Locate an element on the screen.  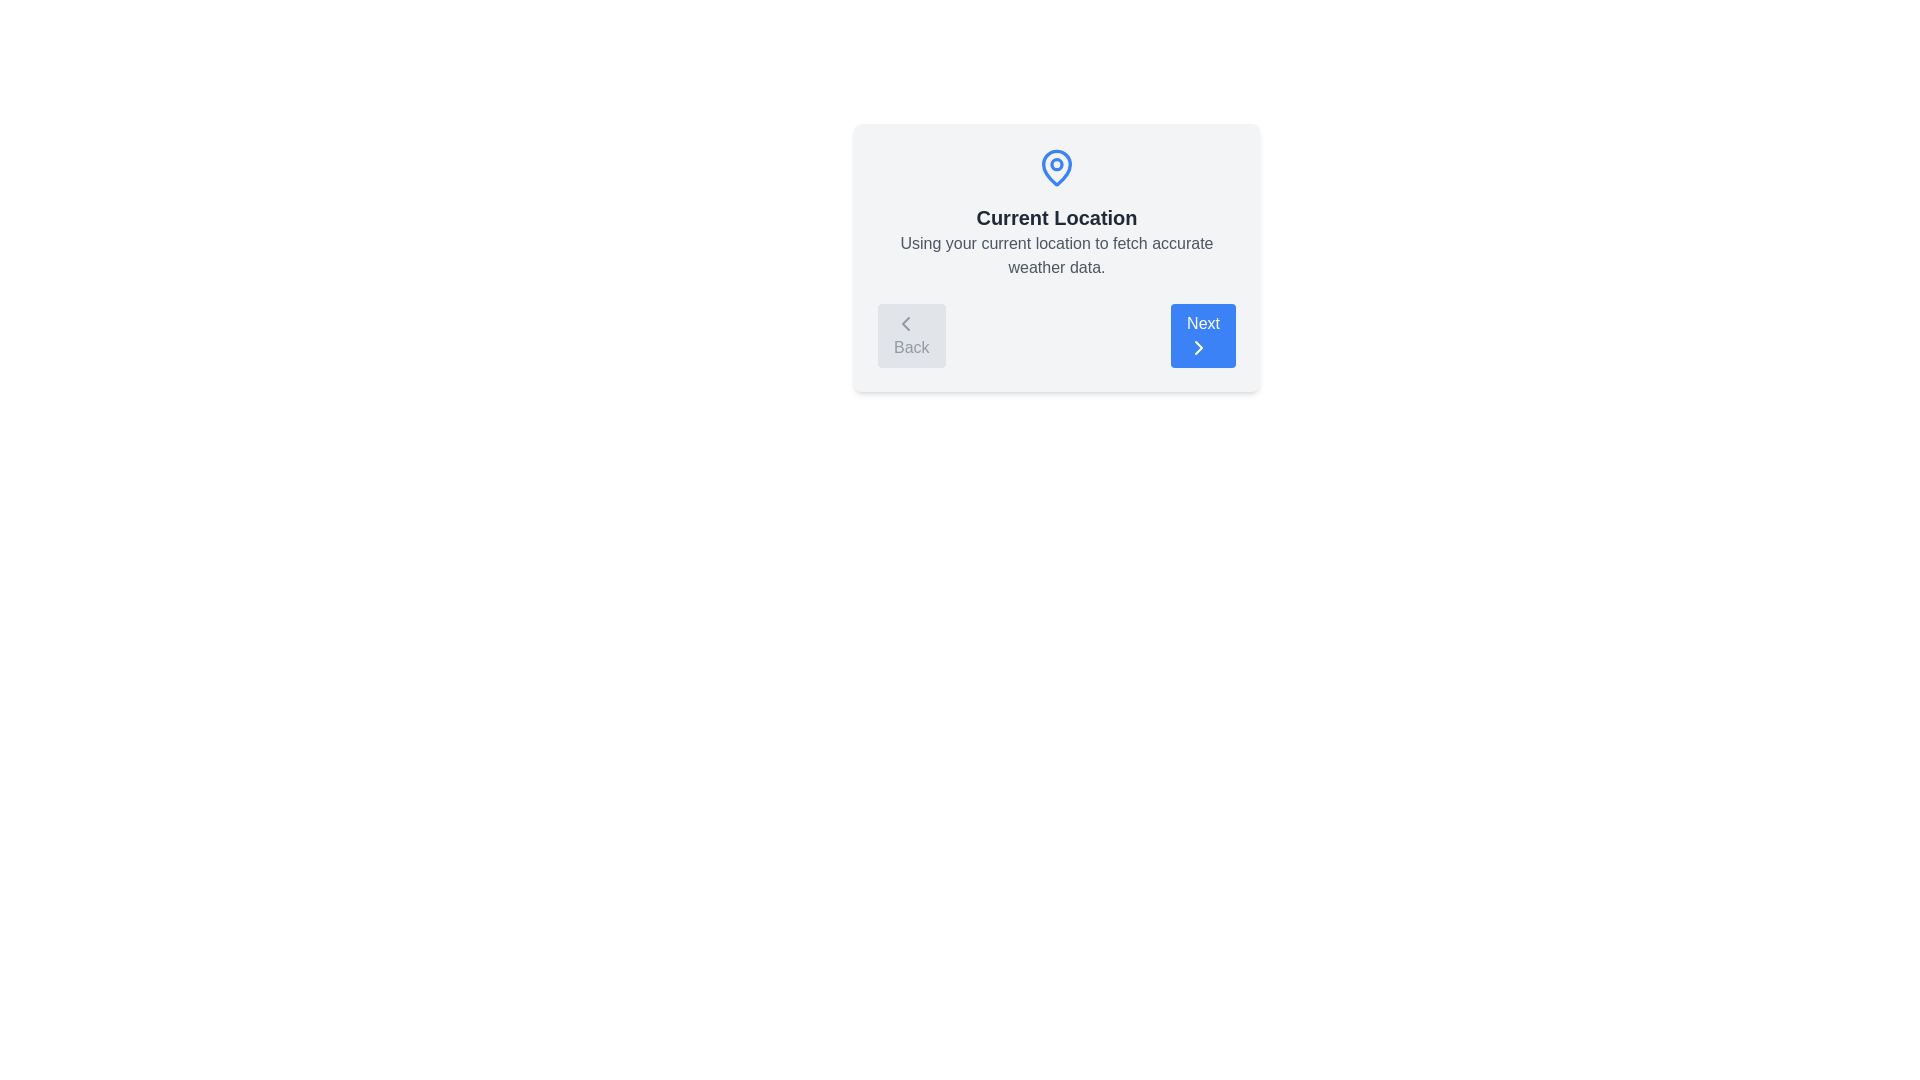
the 'Back' button to navigate to the previous step is located at coordinates (910, 334).